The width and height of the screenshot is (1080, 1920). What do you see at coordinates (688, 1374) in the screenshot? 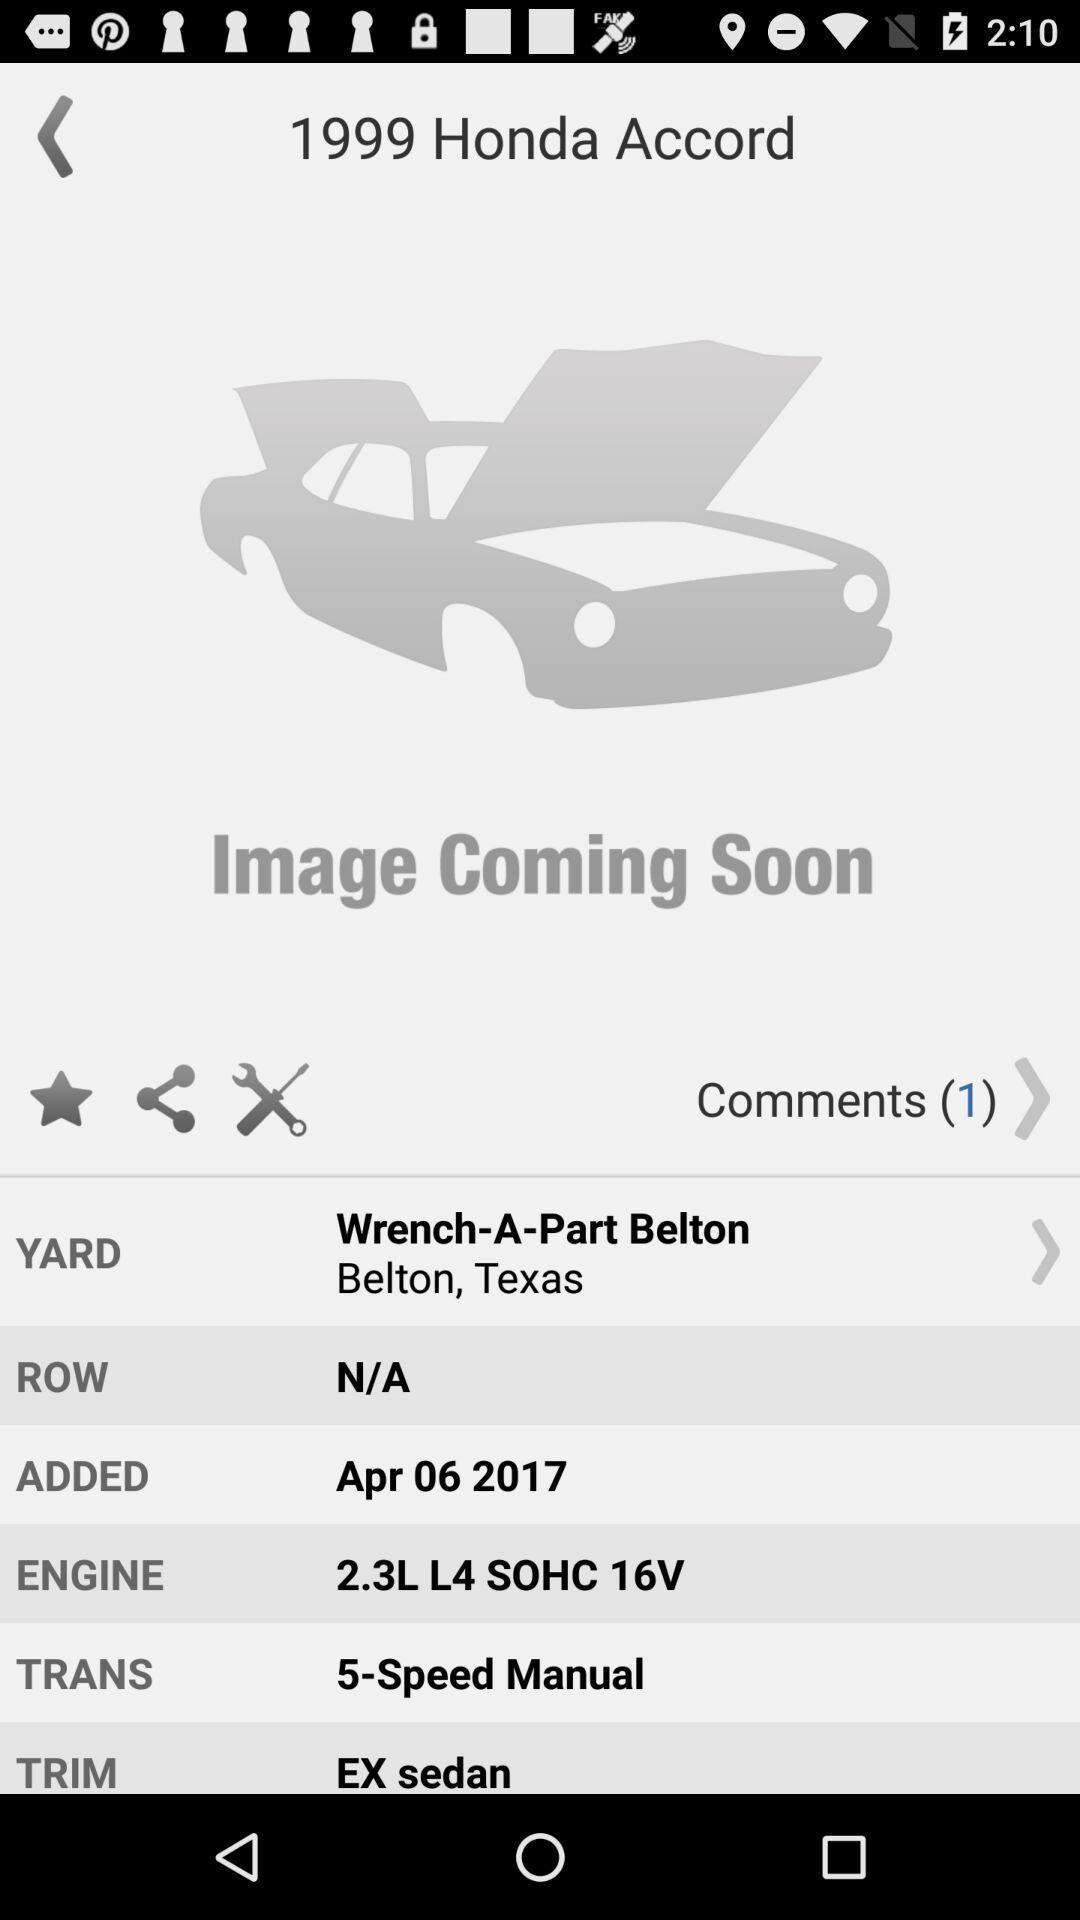
I see `the icon to the right of row item` at bounding box center [688, 1374].